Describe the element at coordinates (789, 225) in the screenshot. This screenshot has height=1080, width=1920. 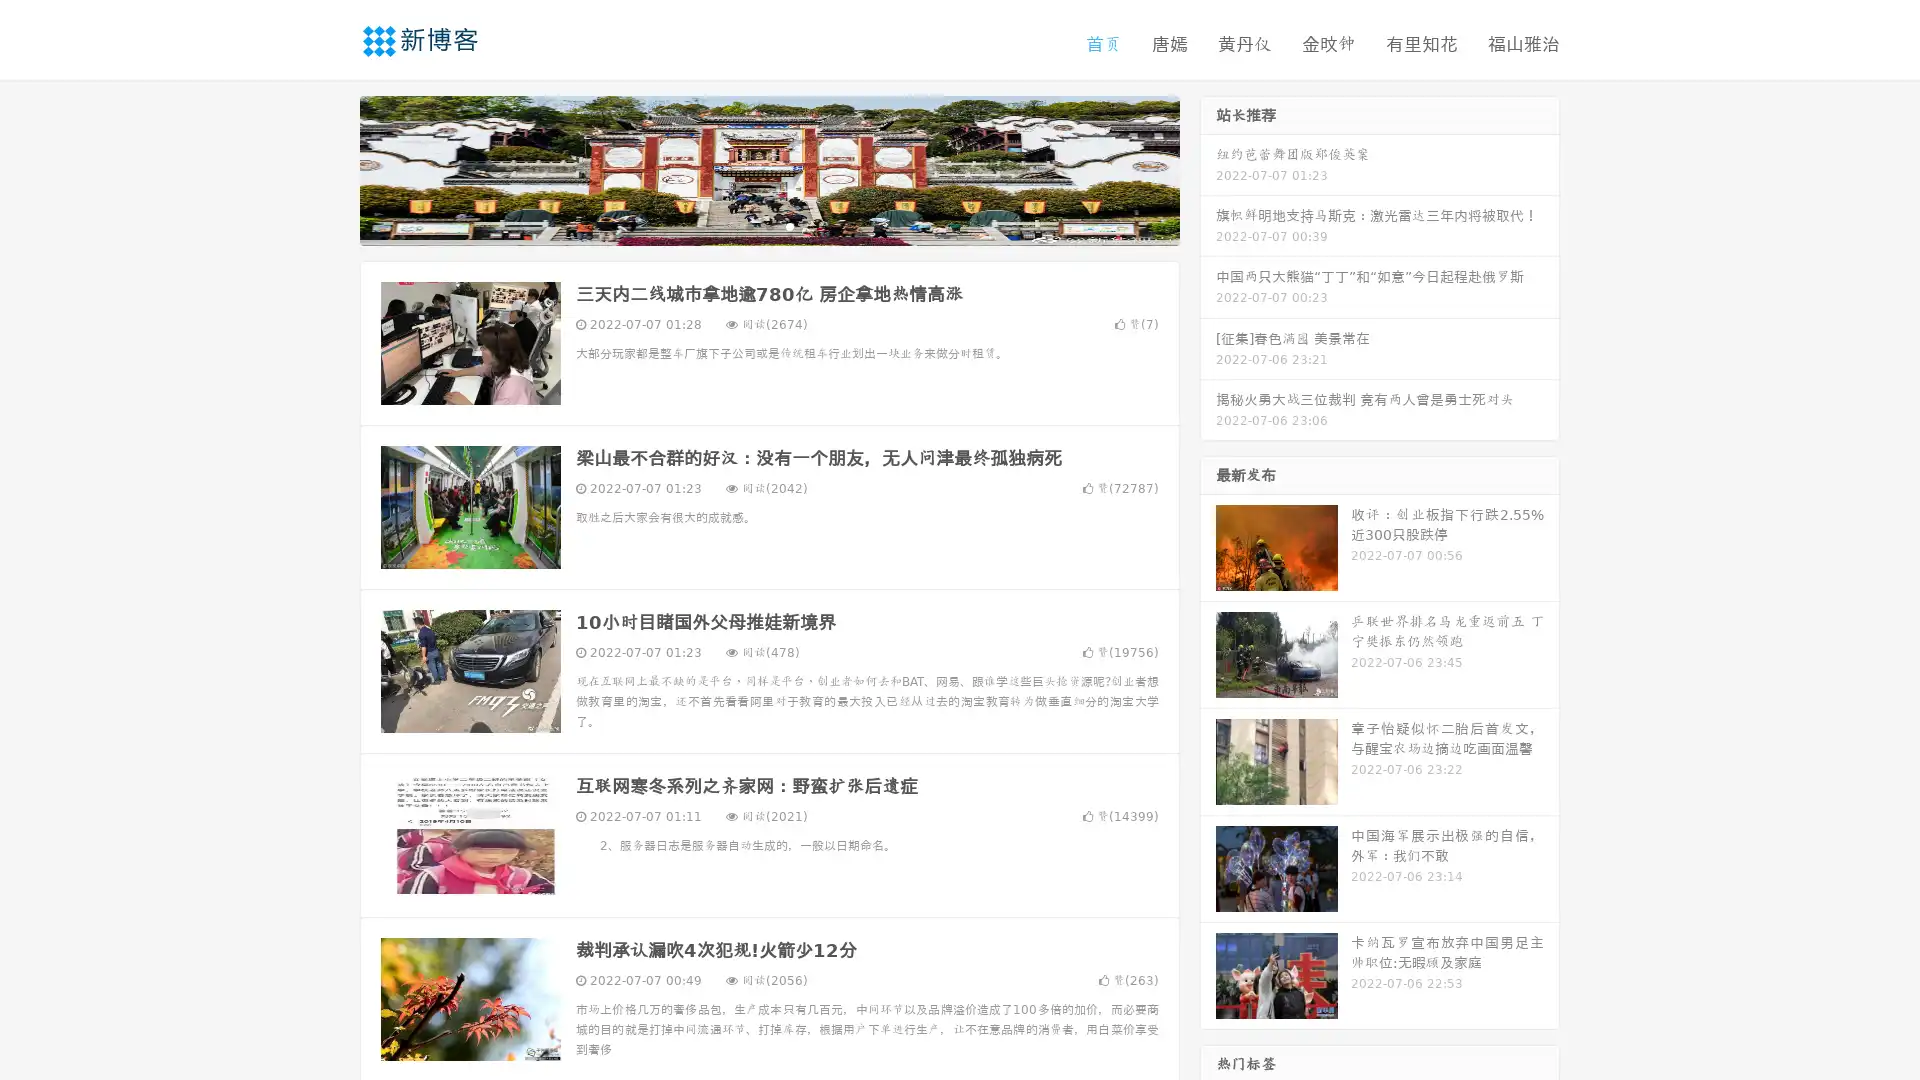
I see `Go to slide 3` at that location.